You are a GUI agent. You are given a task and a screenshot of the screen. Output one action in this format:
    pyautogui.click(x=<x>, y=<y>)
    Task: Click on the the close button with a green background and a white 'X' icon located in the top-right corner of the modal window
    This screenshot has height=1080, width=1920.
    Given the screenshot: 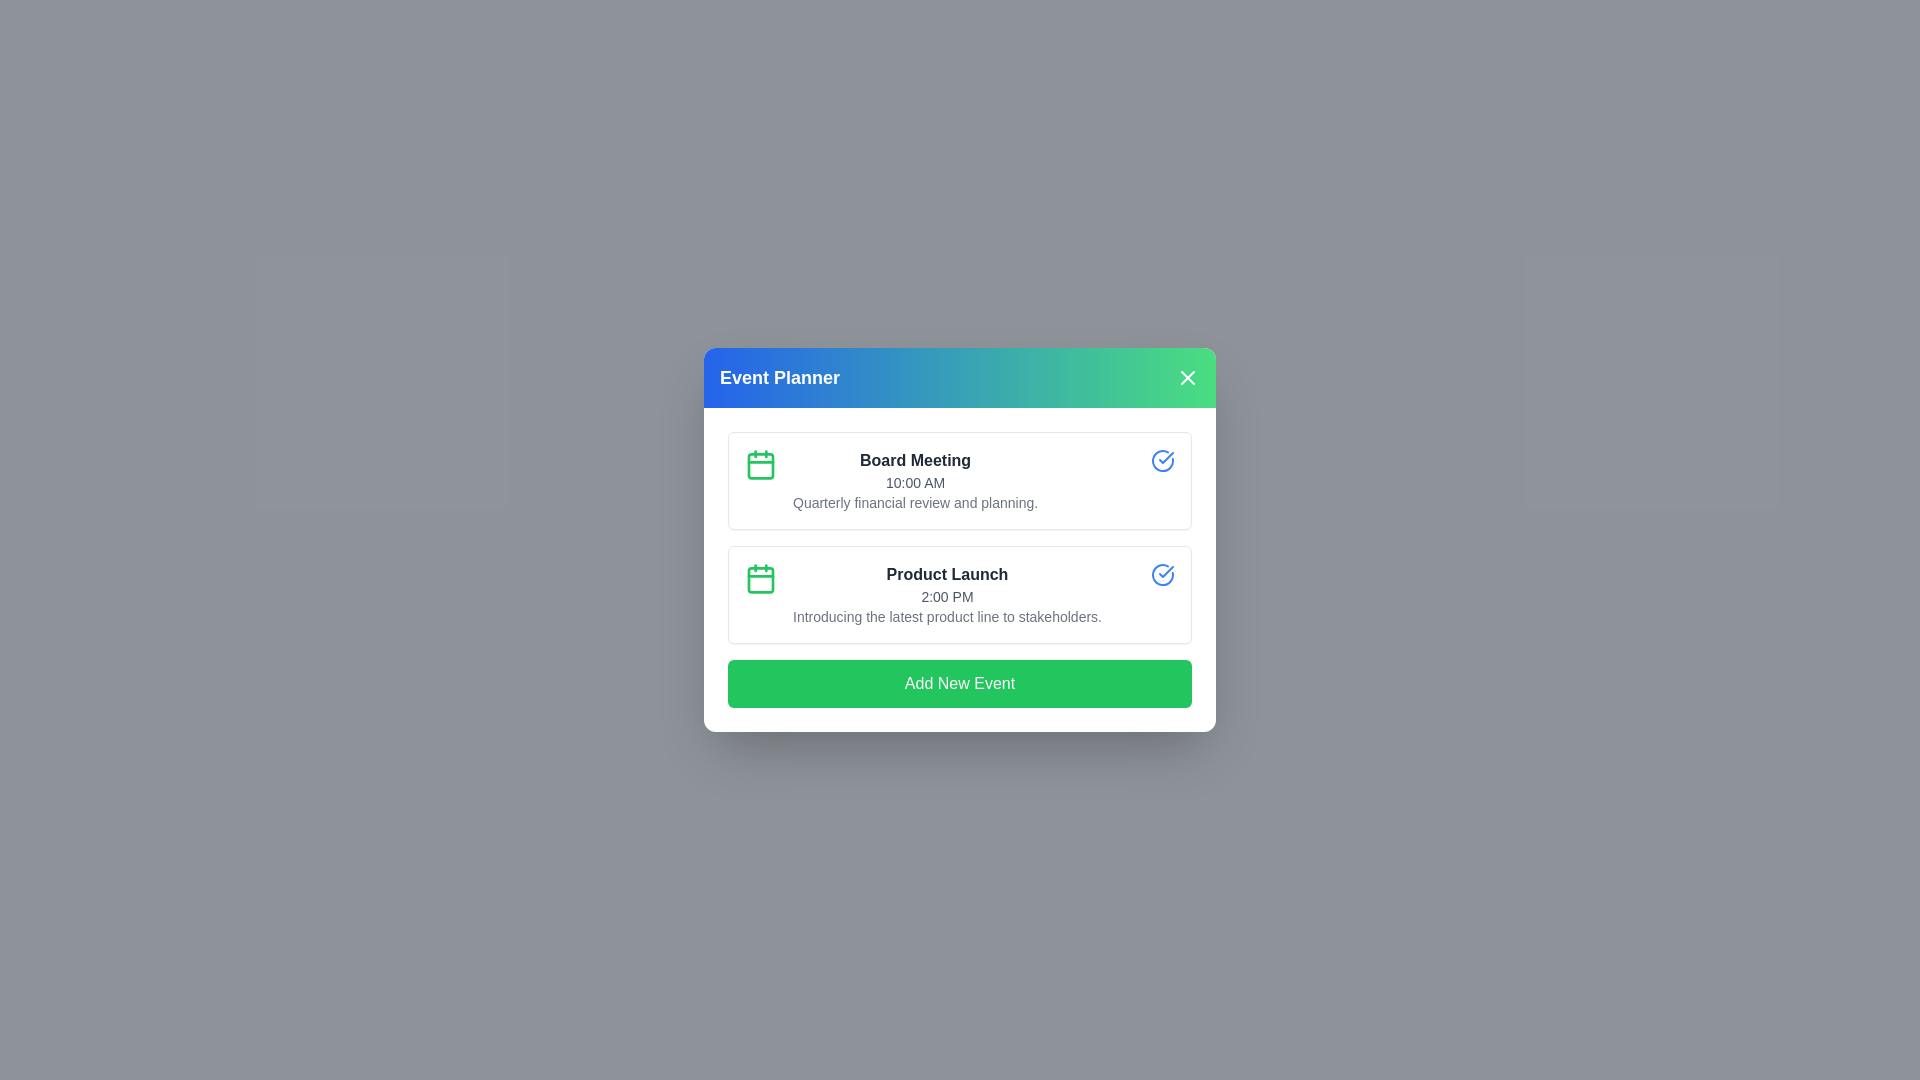 What is the action you would take?
    pyautogui.click(x=1188, y=378)
    